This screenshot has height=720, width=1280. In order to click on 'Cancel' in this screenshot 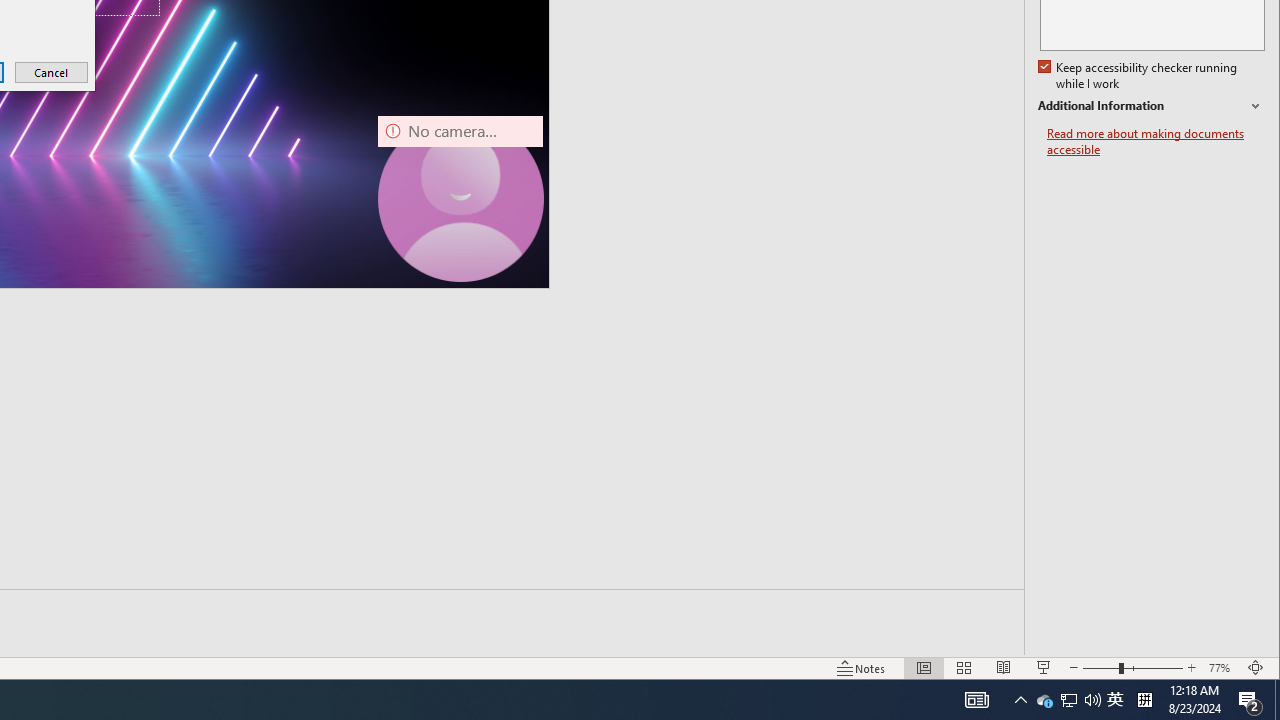, I will do `click(51, 71)`.